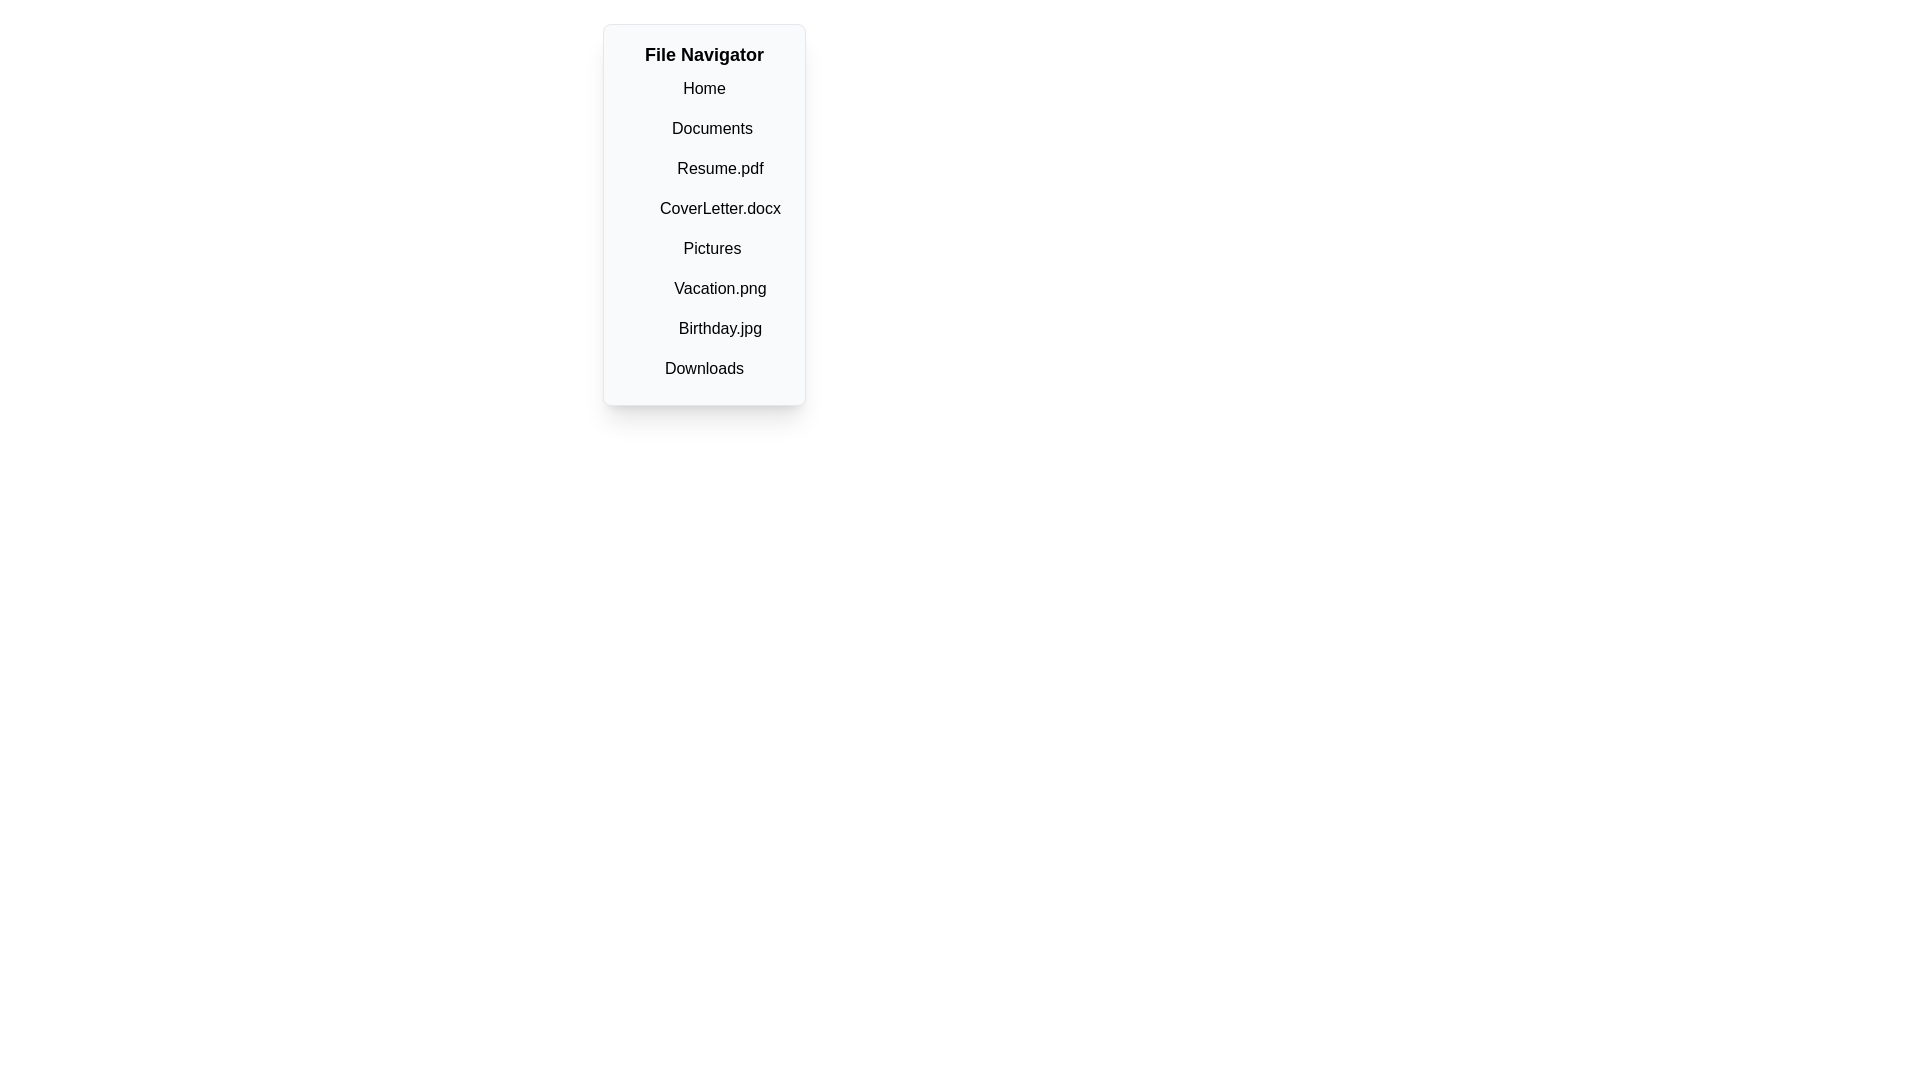 This screenshot has height=1080, width=1920. Describe the element at coordinates (720, 168) in the screenshot. I see `to select the file named 'Resume.pdf' in the 'File Navigator' list, which is the third item after 'Home' and 'Documents'` at that location.